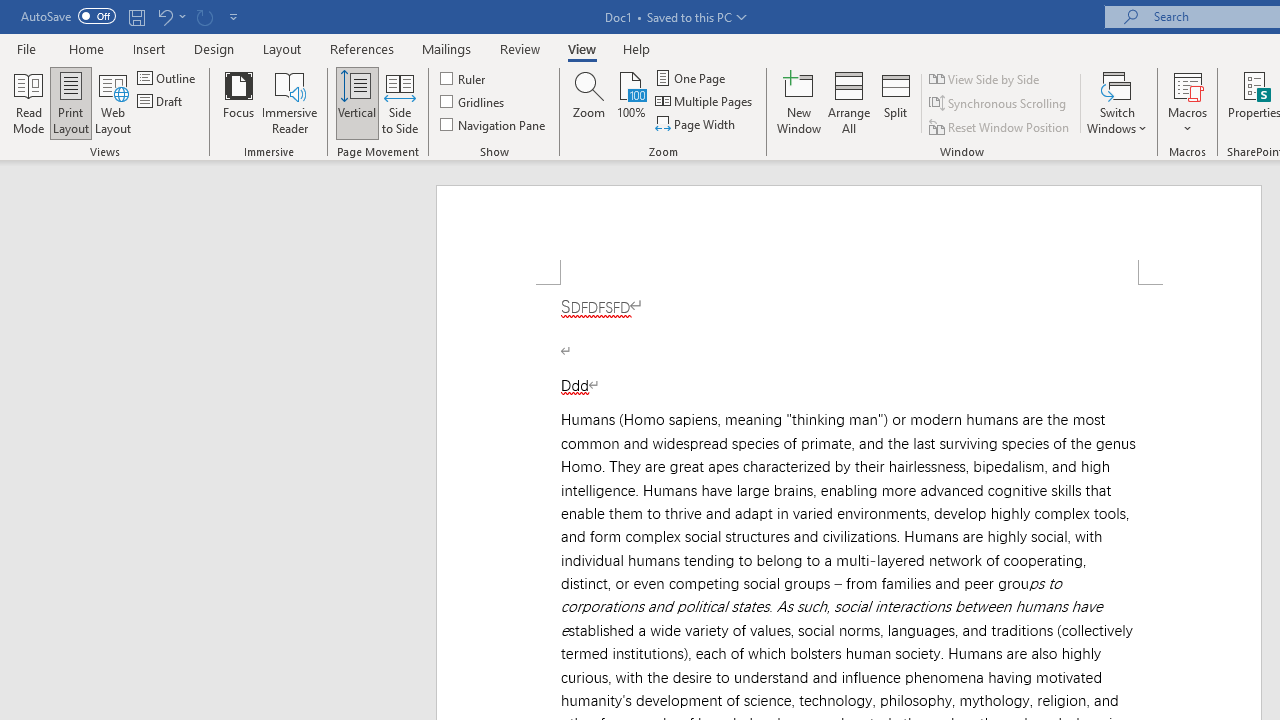 The height and width of the screenshot is (720, 1280). What do you see at coordinates (999, 103) in the screenshot?
I see `'Synchronous Scrolling'` at bounding box center [999, 103].